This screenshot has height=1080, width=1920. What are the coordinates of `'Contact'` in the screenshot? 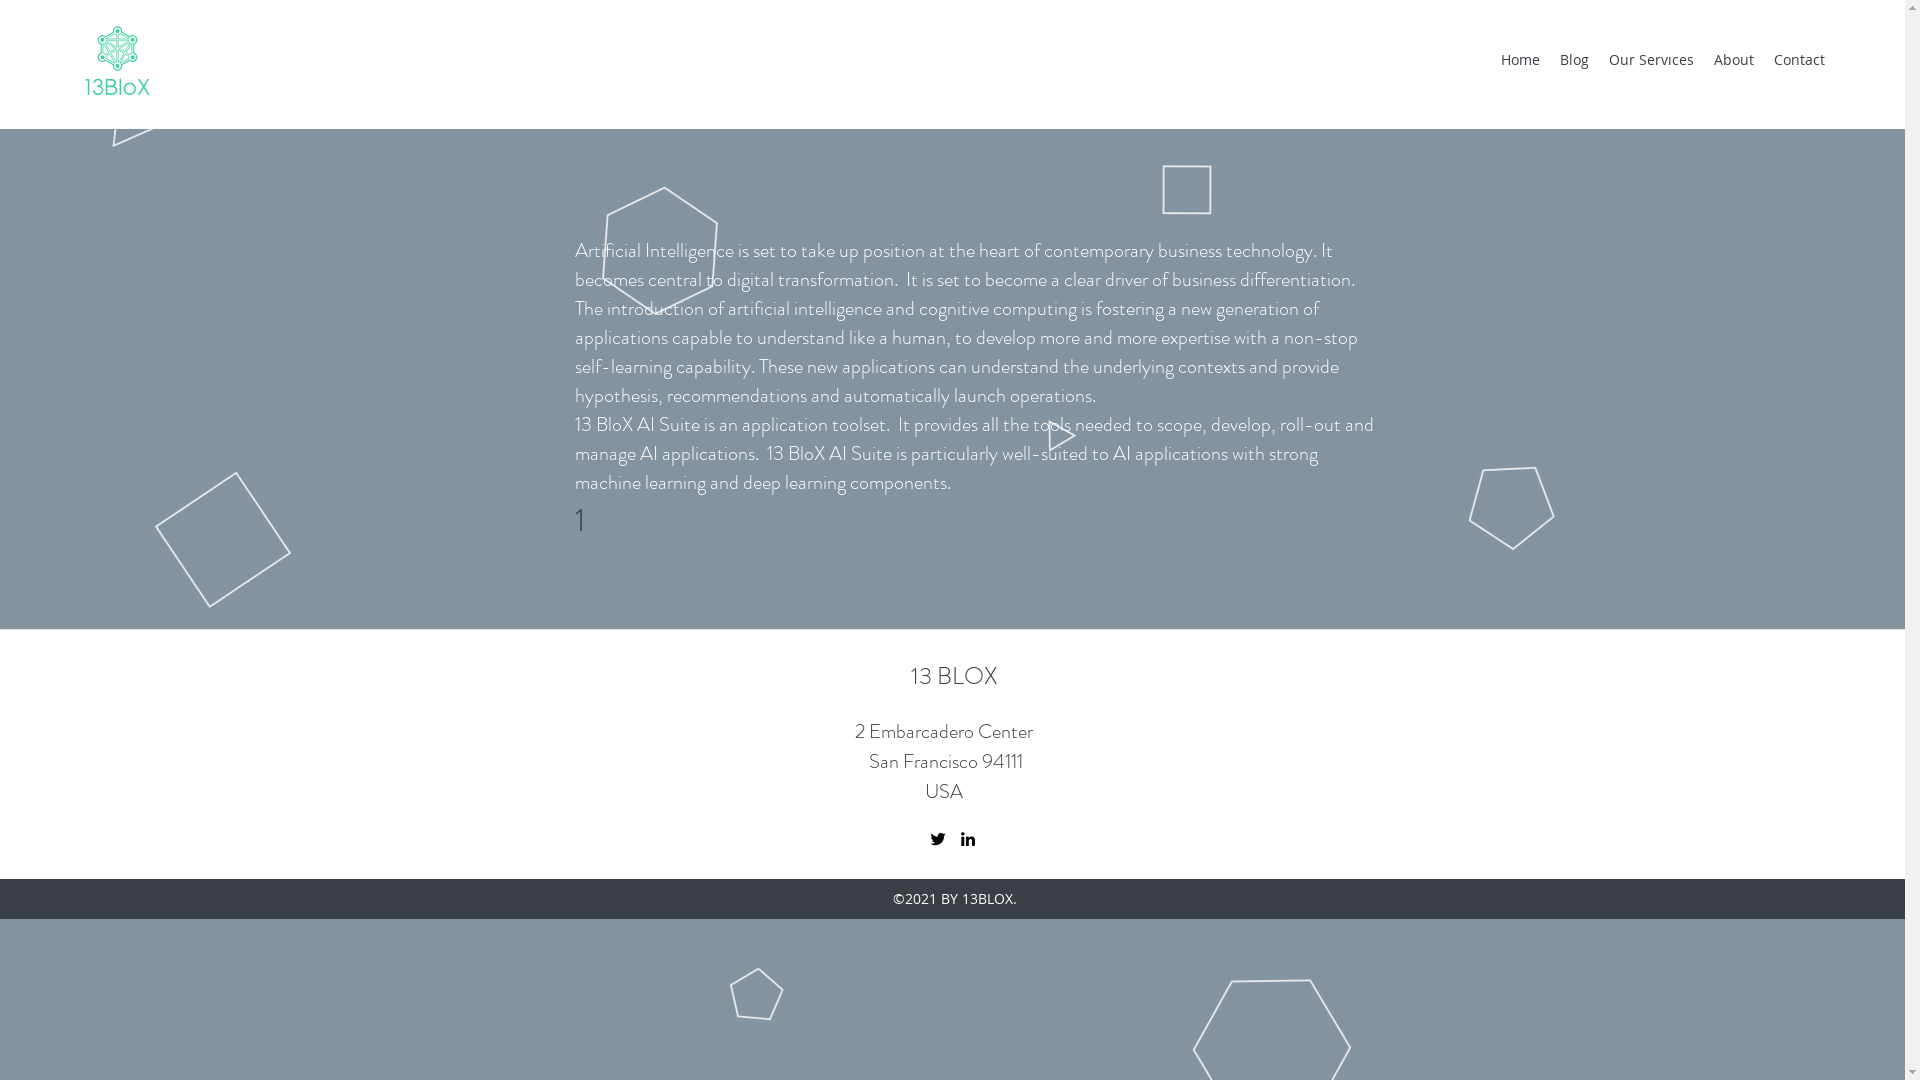 It's located at (1799, 59).